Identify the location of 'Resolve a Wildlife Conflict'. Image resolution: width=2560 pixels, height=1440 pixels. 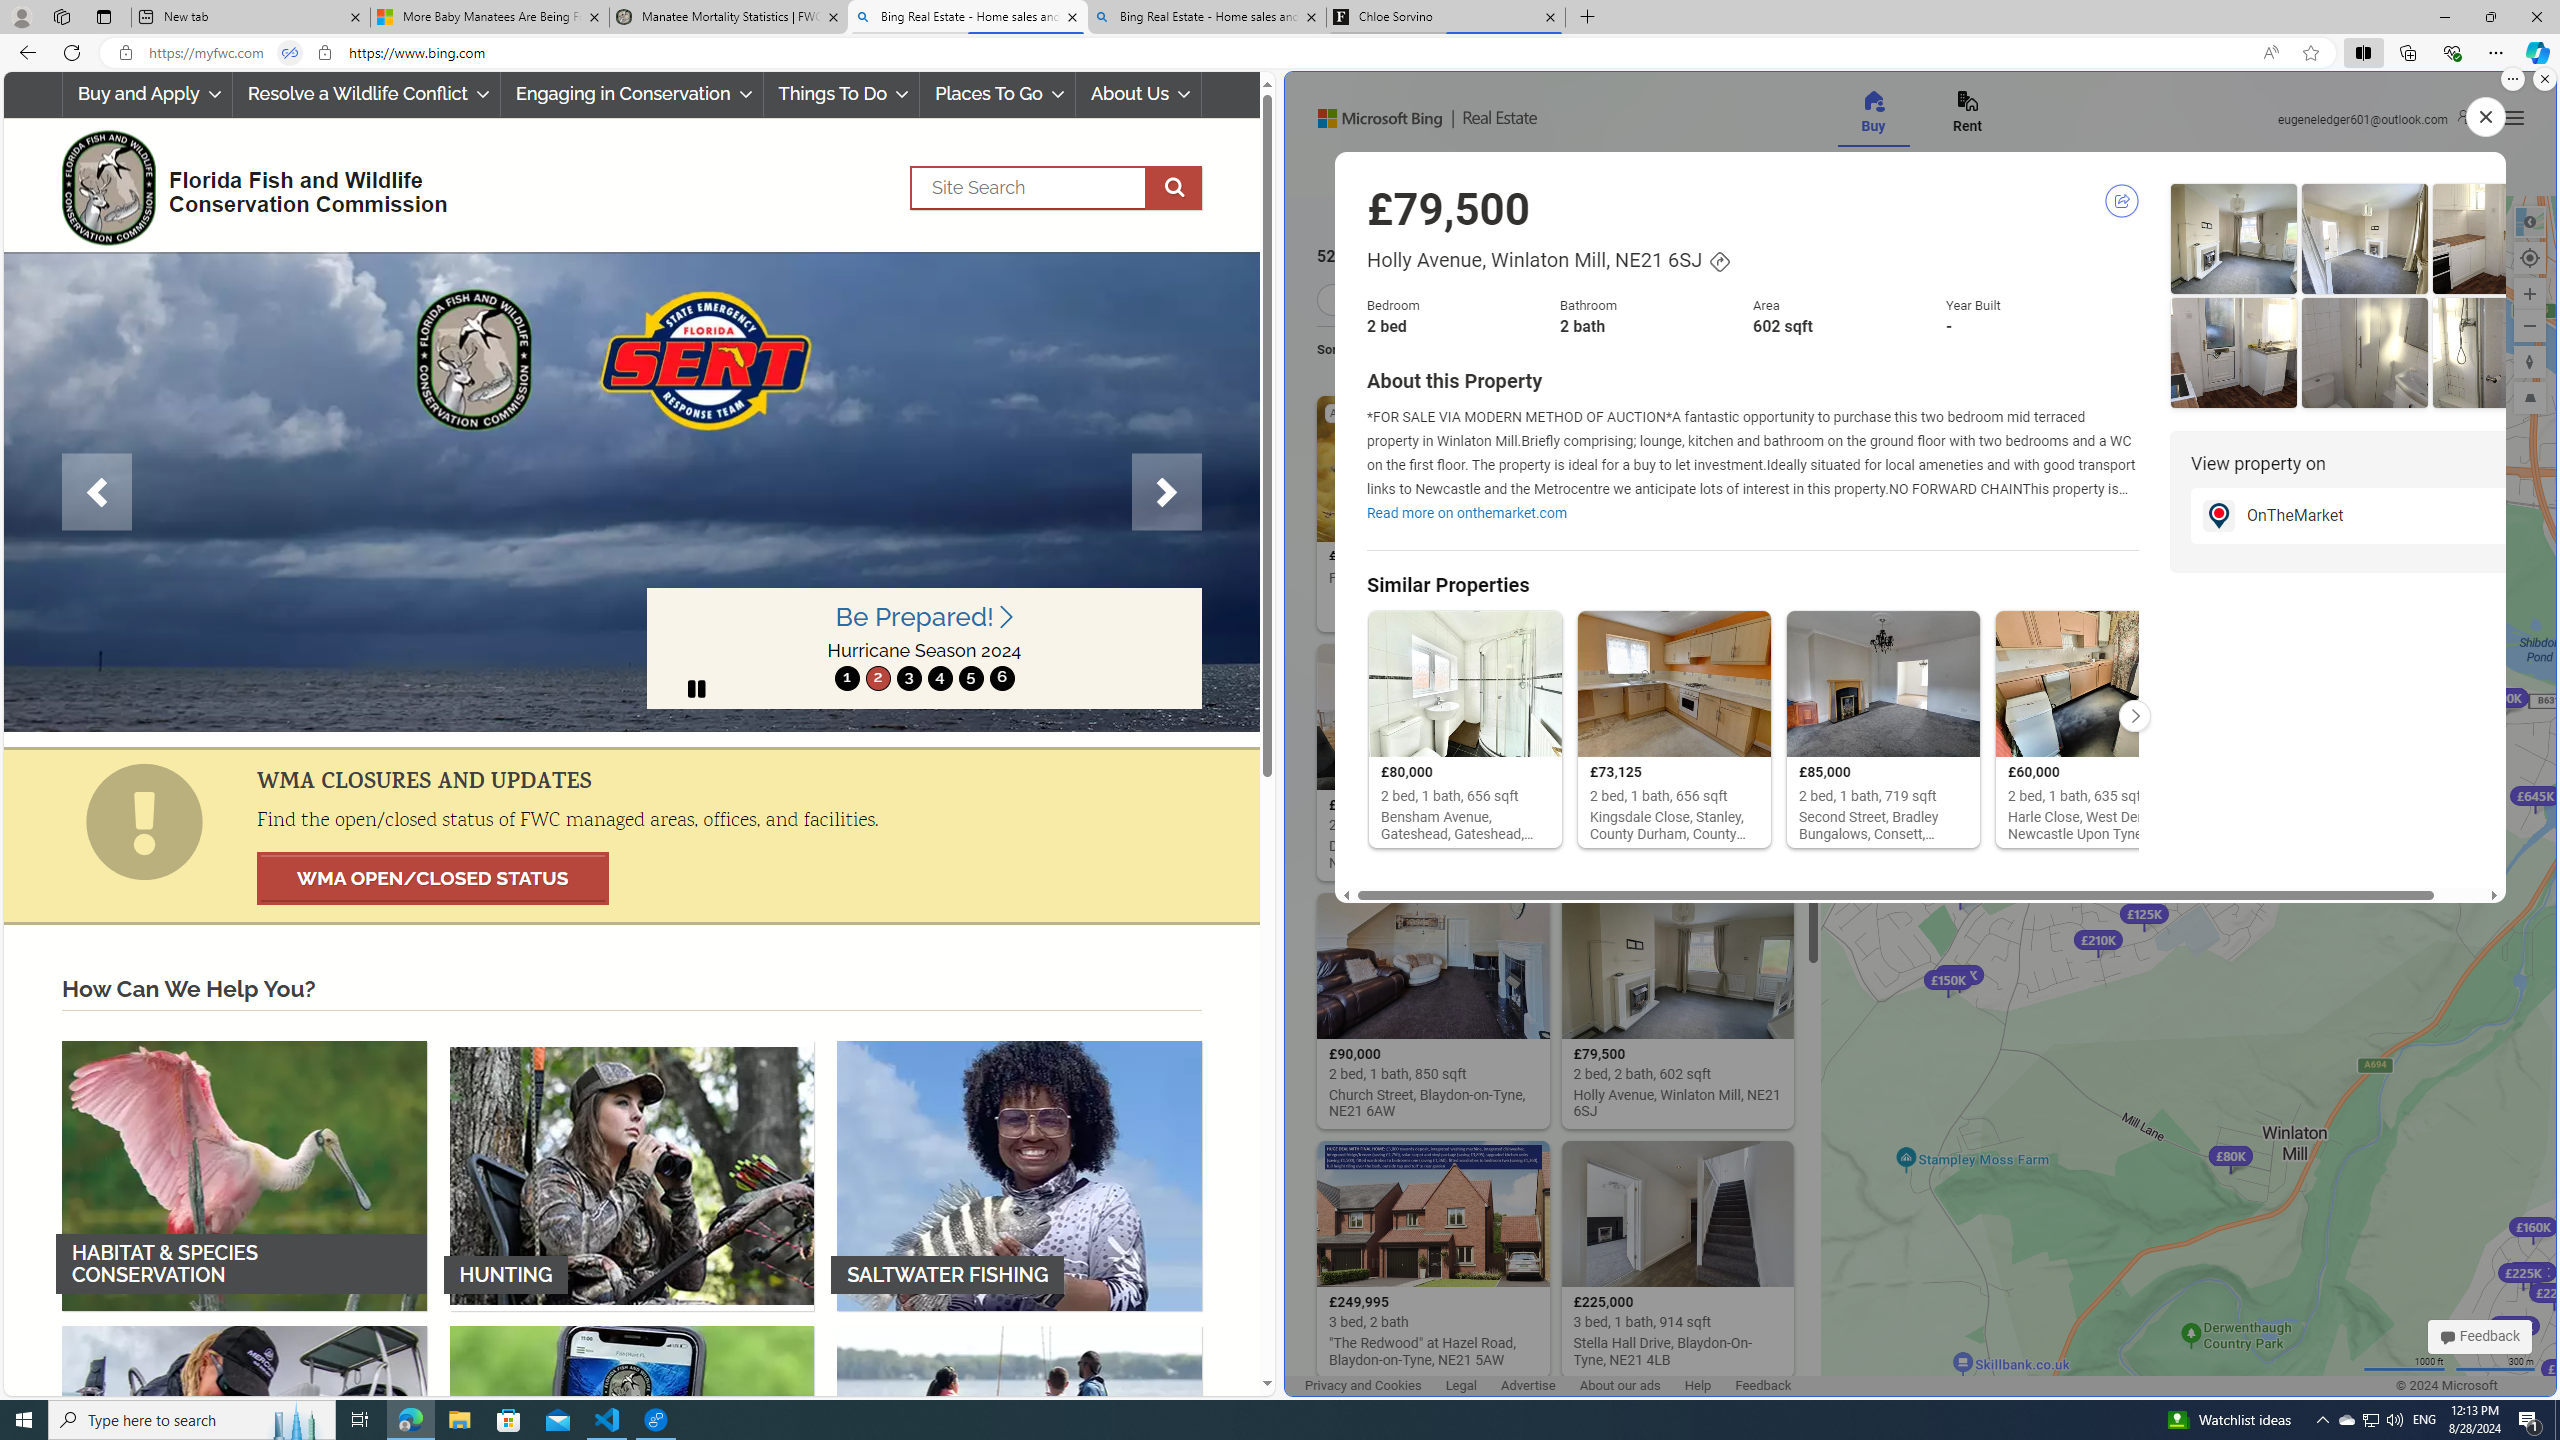
(366, 93).